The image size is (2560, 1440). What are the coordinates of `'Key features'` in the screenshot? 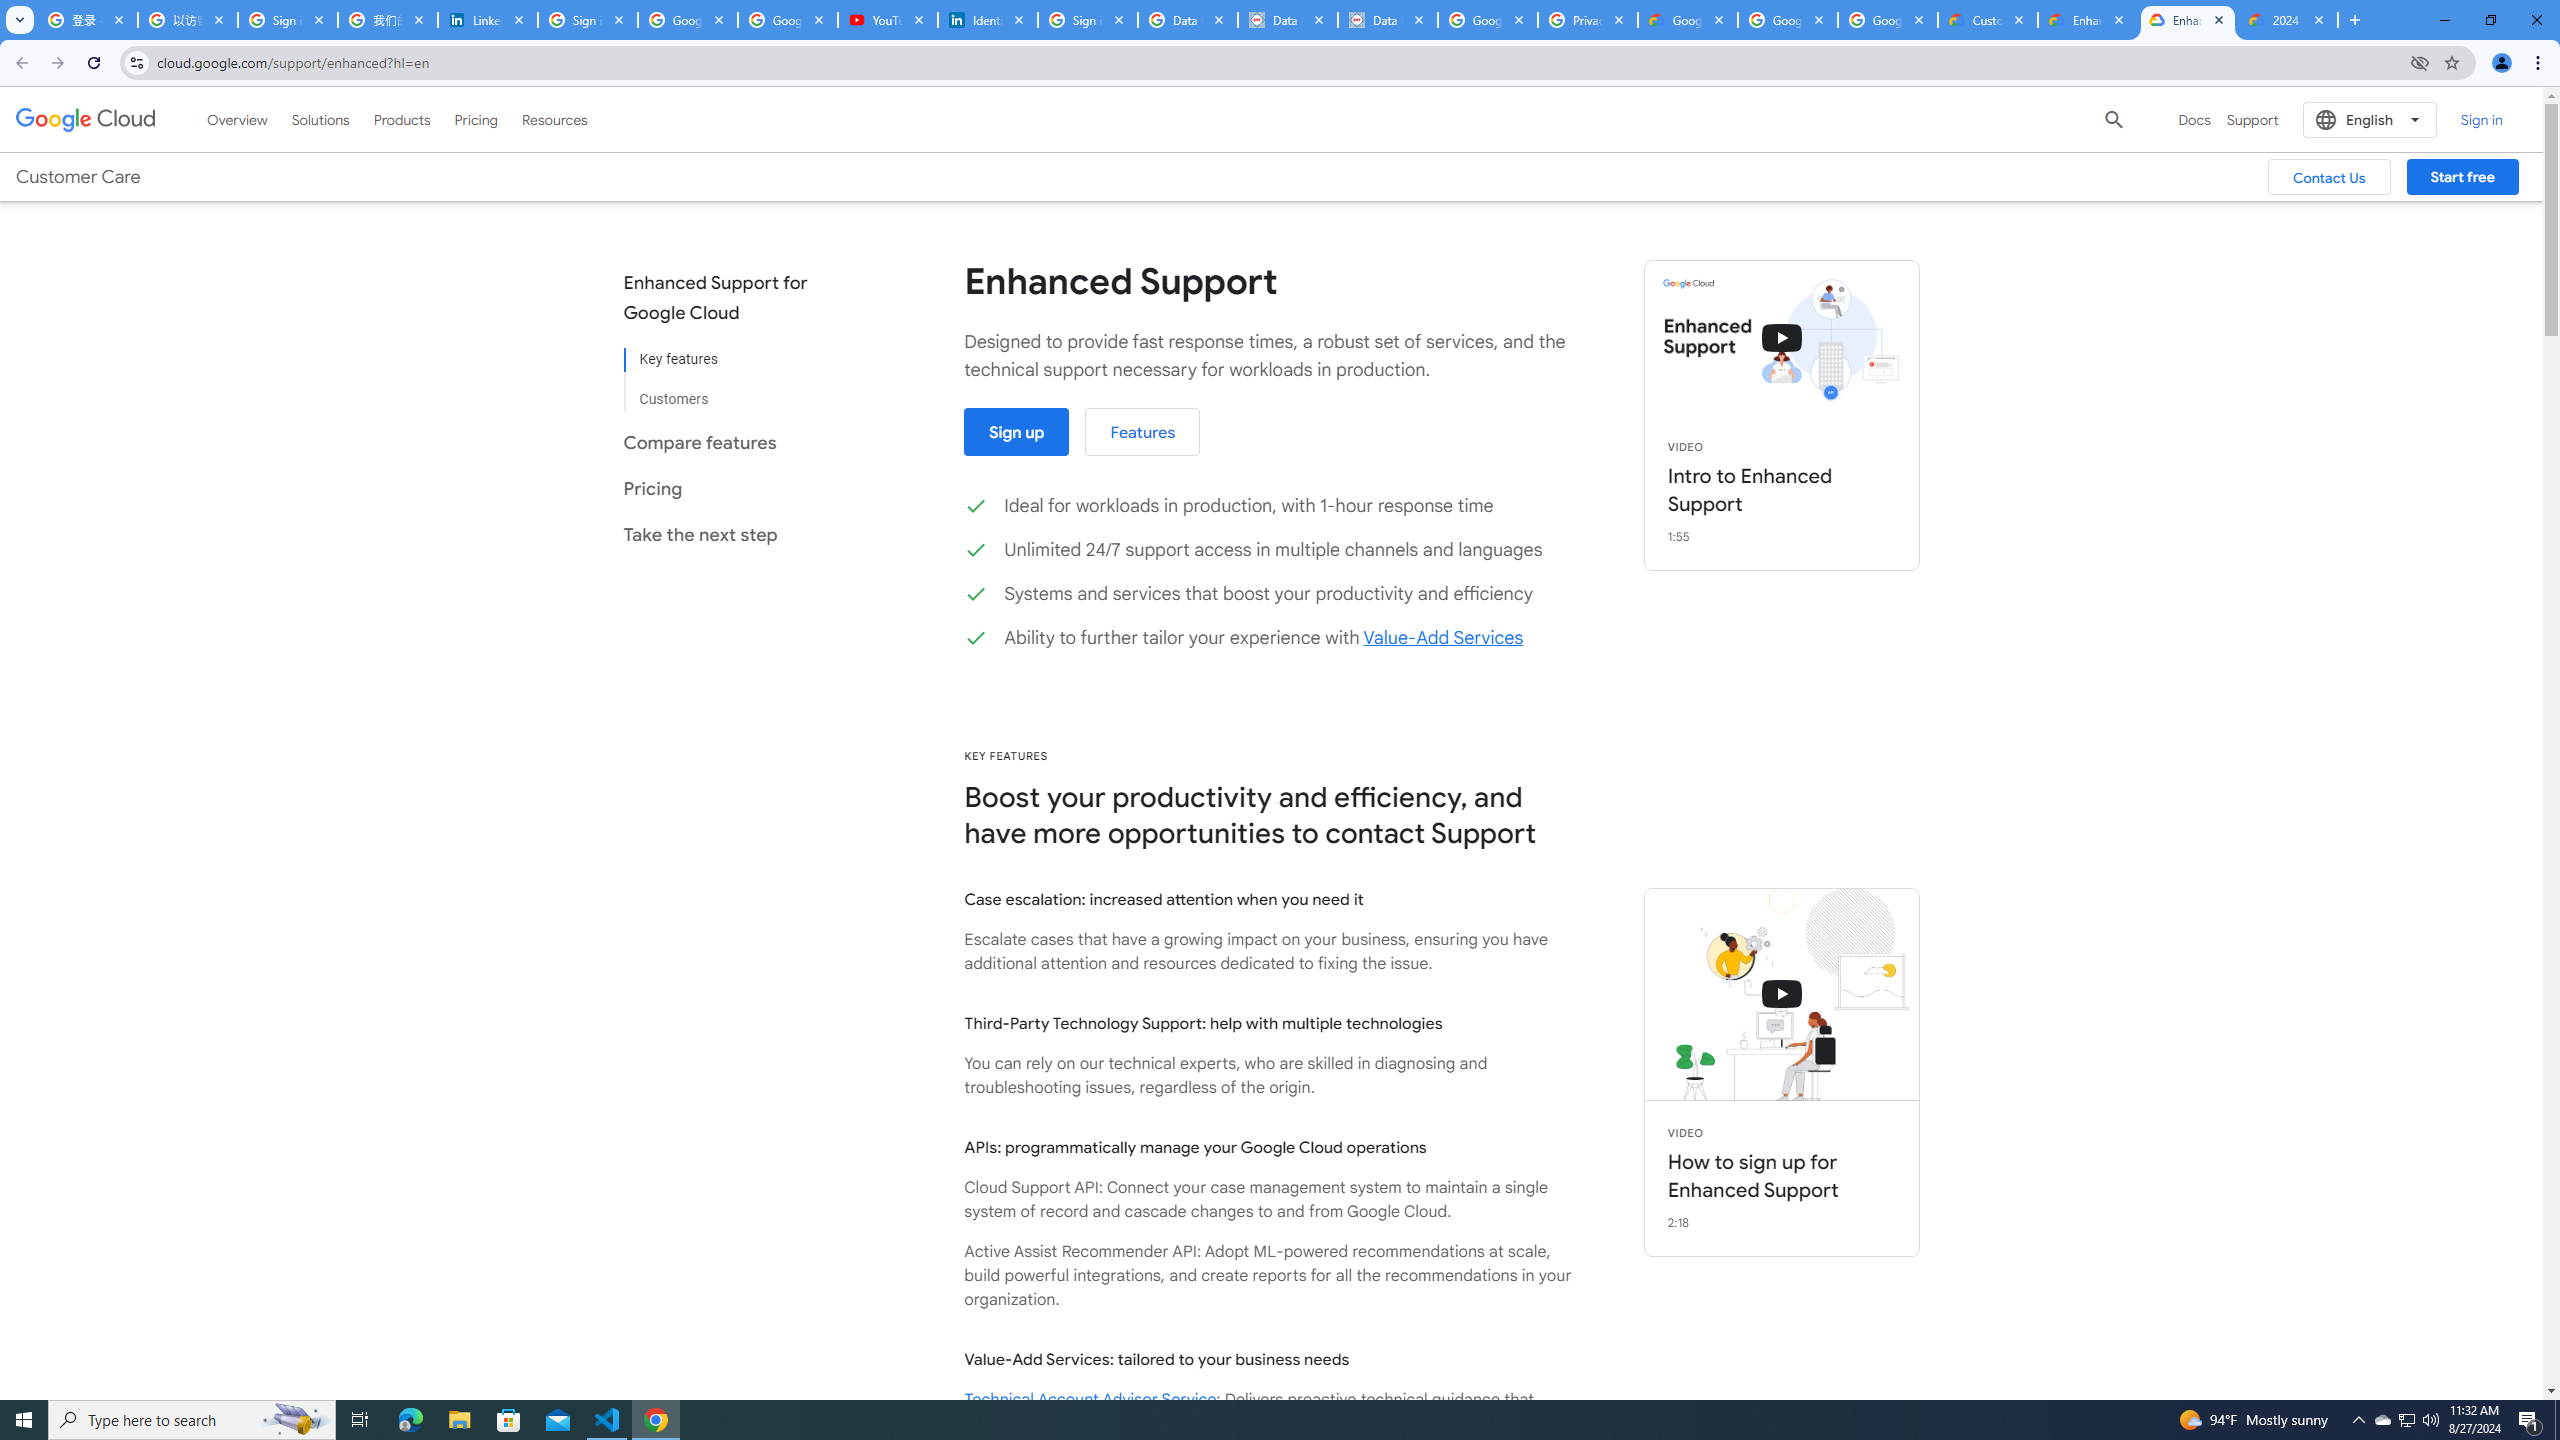 It's located at (729, 360).